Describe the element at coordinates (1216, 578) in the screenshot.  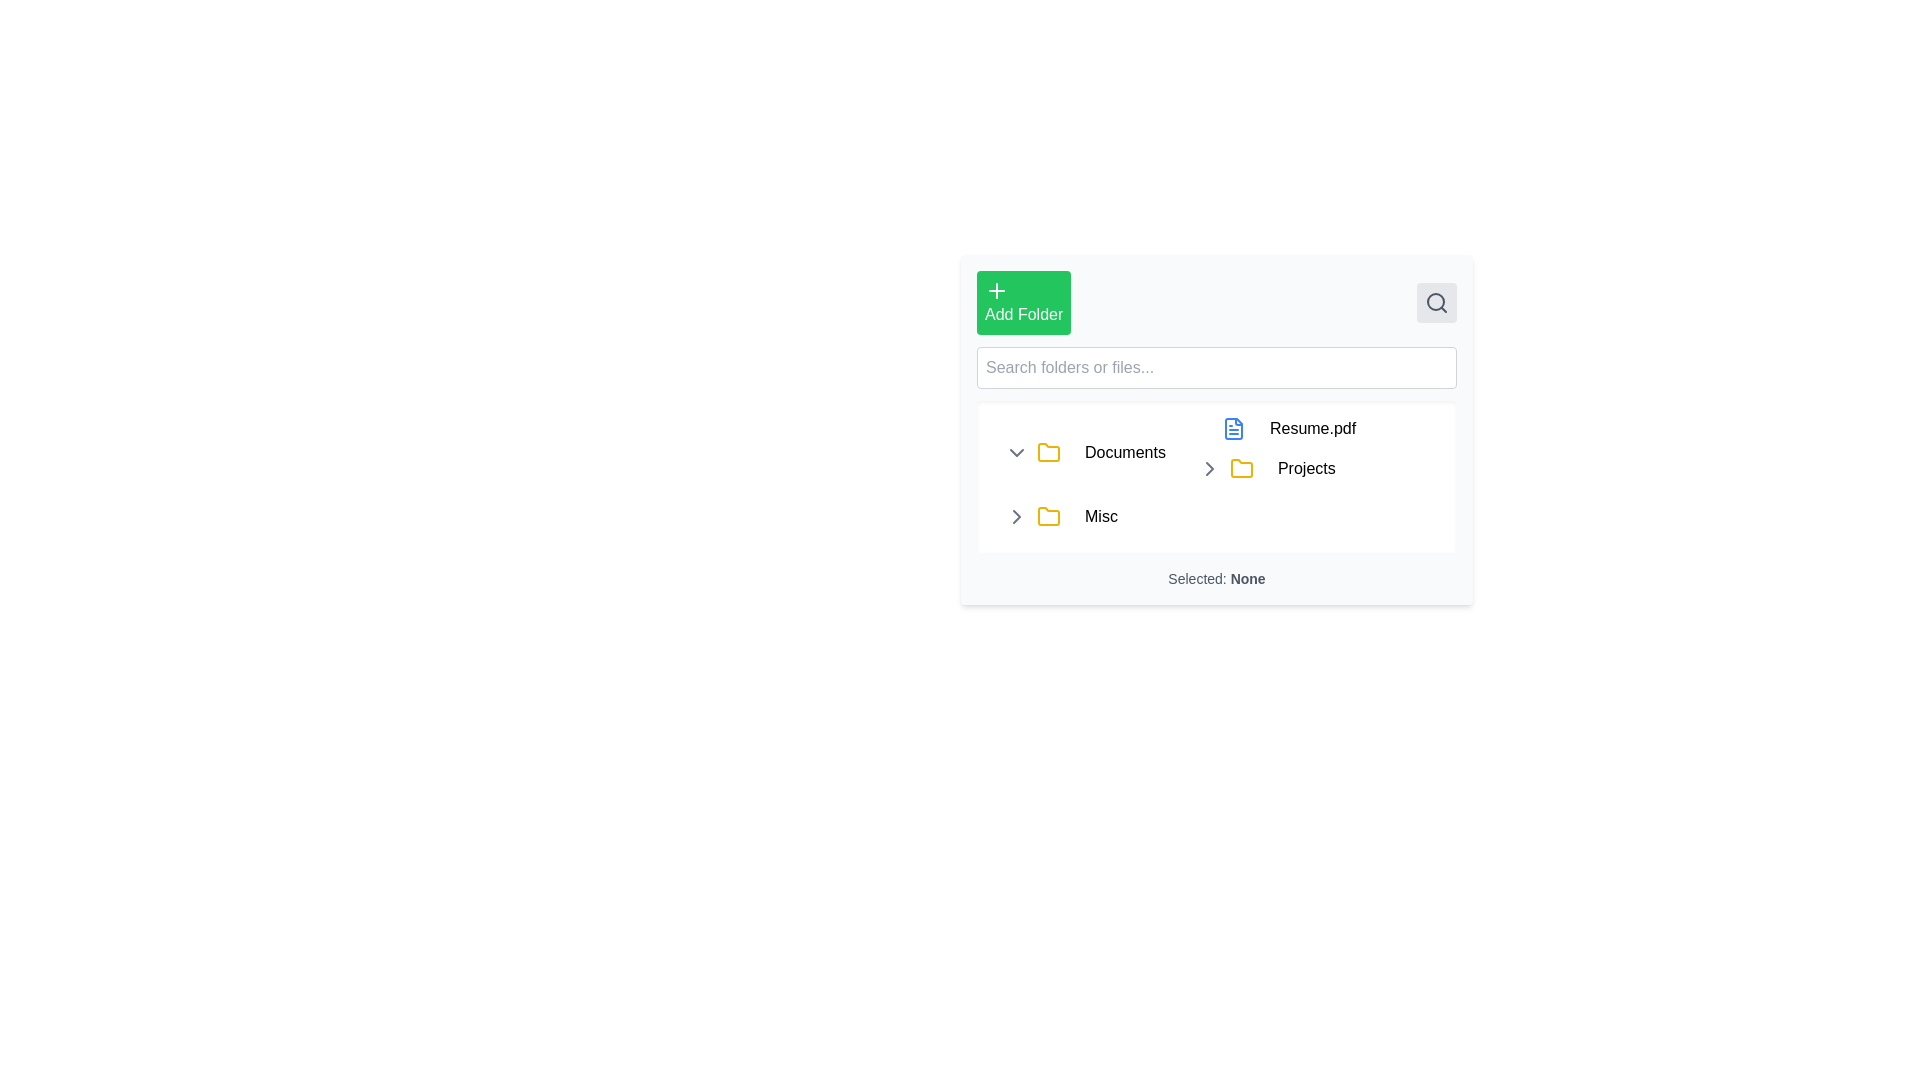
I see `displayed text from the text label that shows the currently selected item, which currently indicates 'None'` at that location.